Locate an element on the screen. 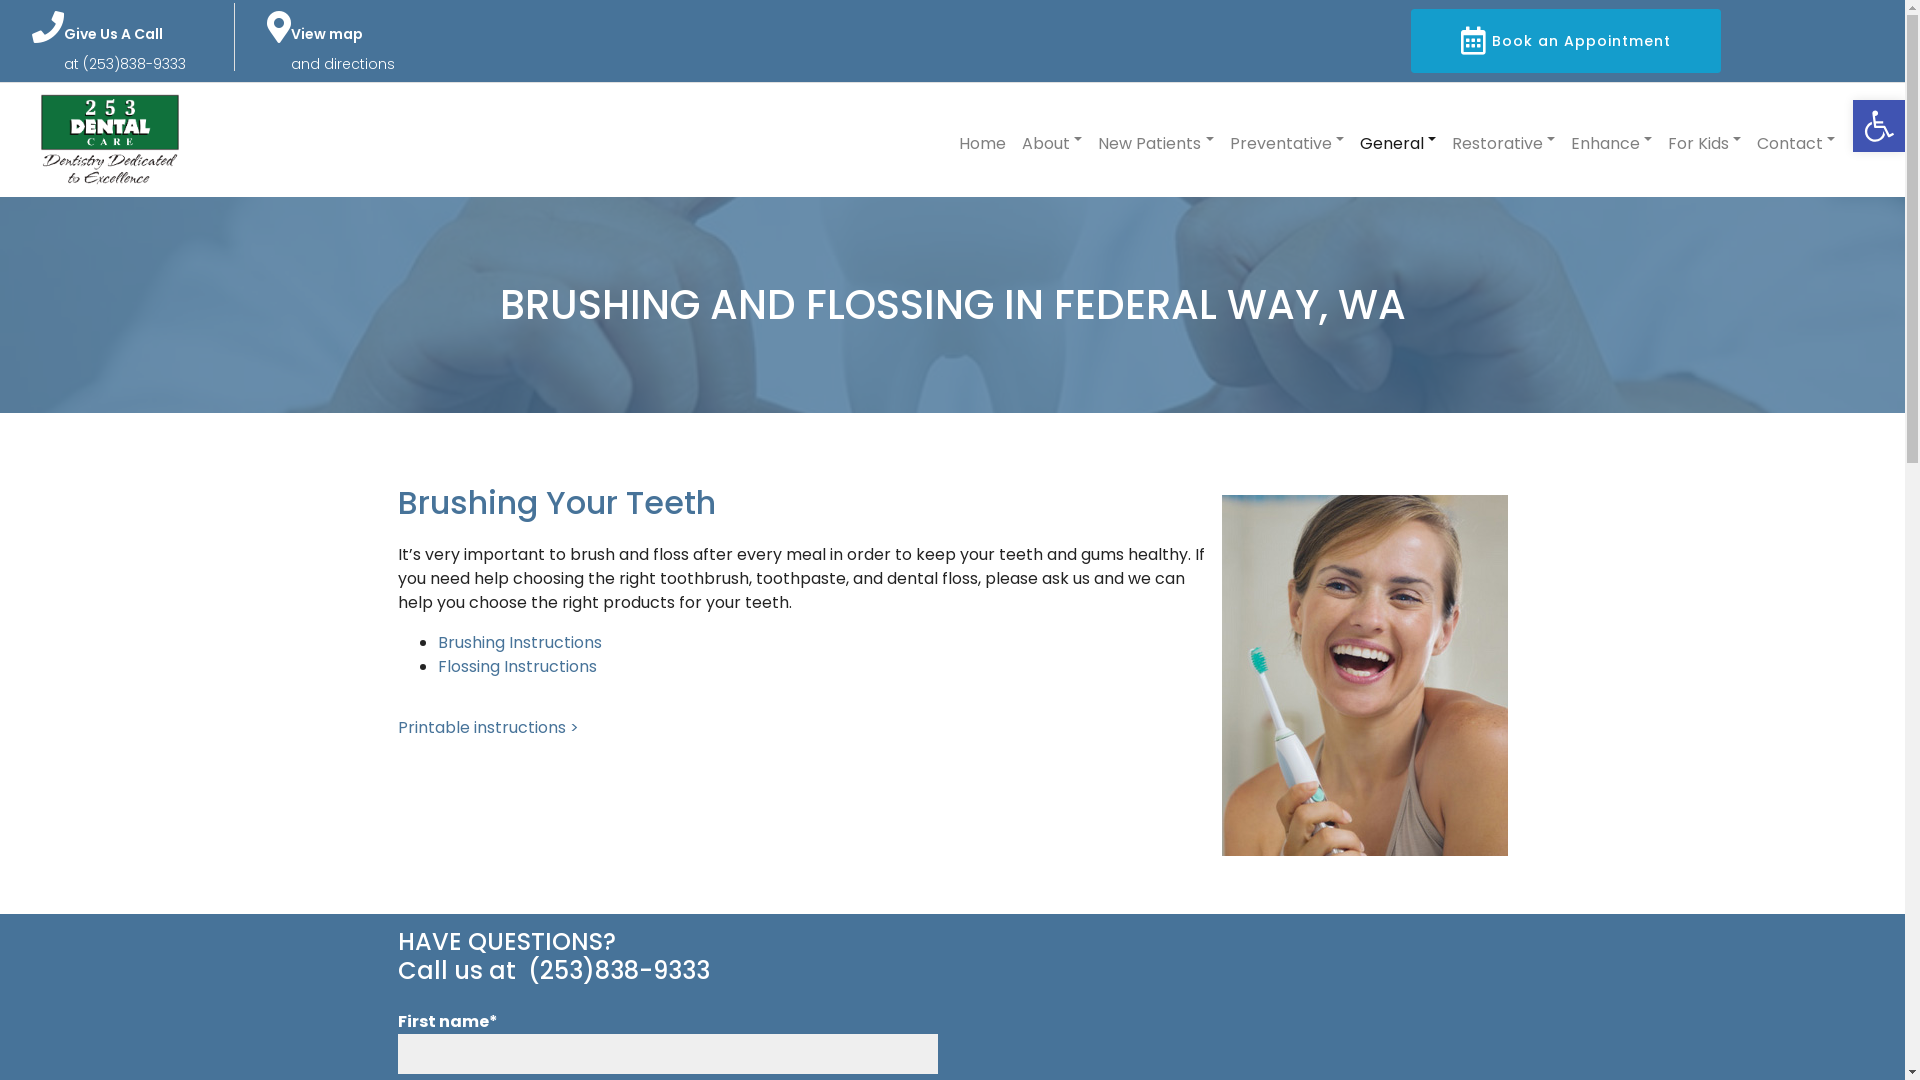 The image size is (1920, 1080). 'Enhance' is located at coordinates (1611, 138).